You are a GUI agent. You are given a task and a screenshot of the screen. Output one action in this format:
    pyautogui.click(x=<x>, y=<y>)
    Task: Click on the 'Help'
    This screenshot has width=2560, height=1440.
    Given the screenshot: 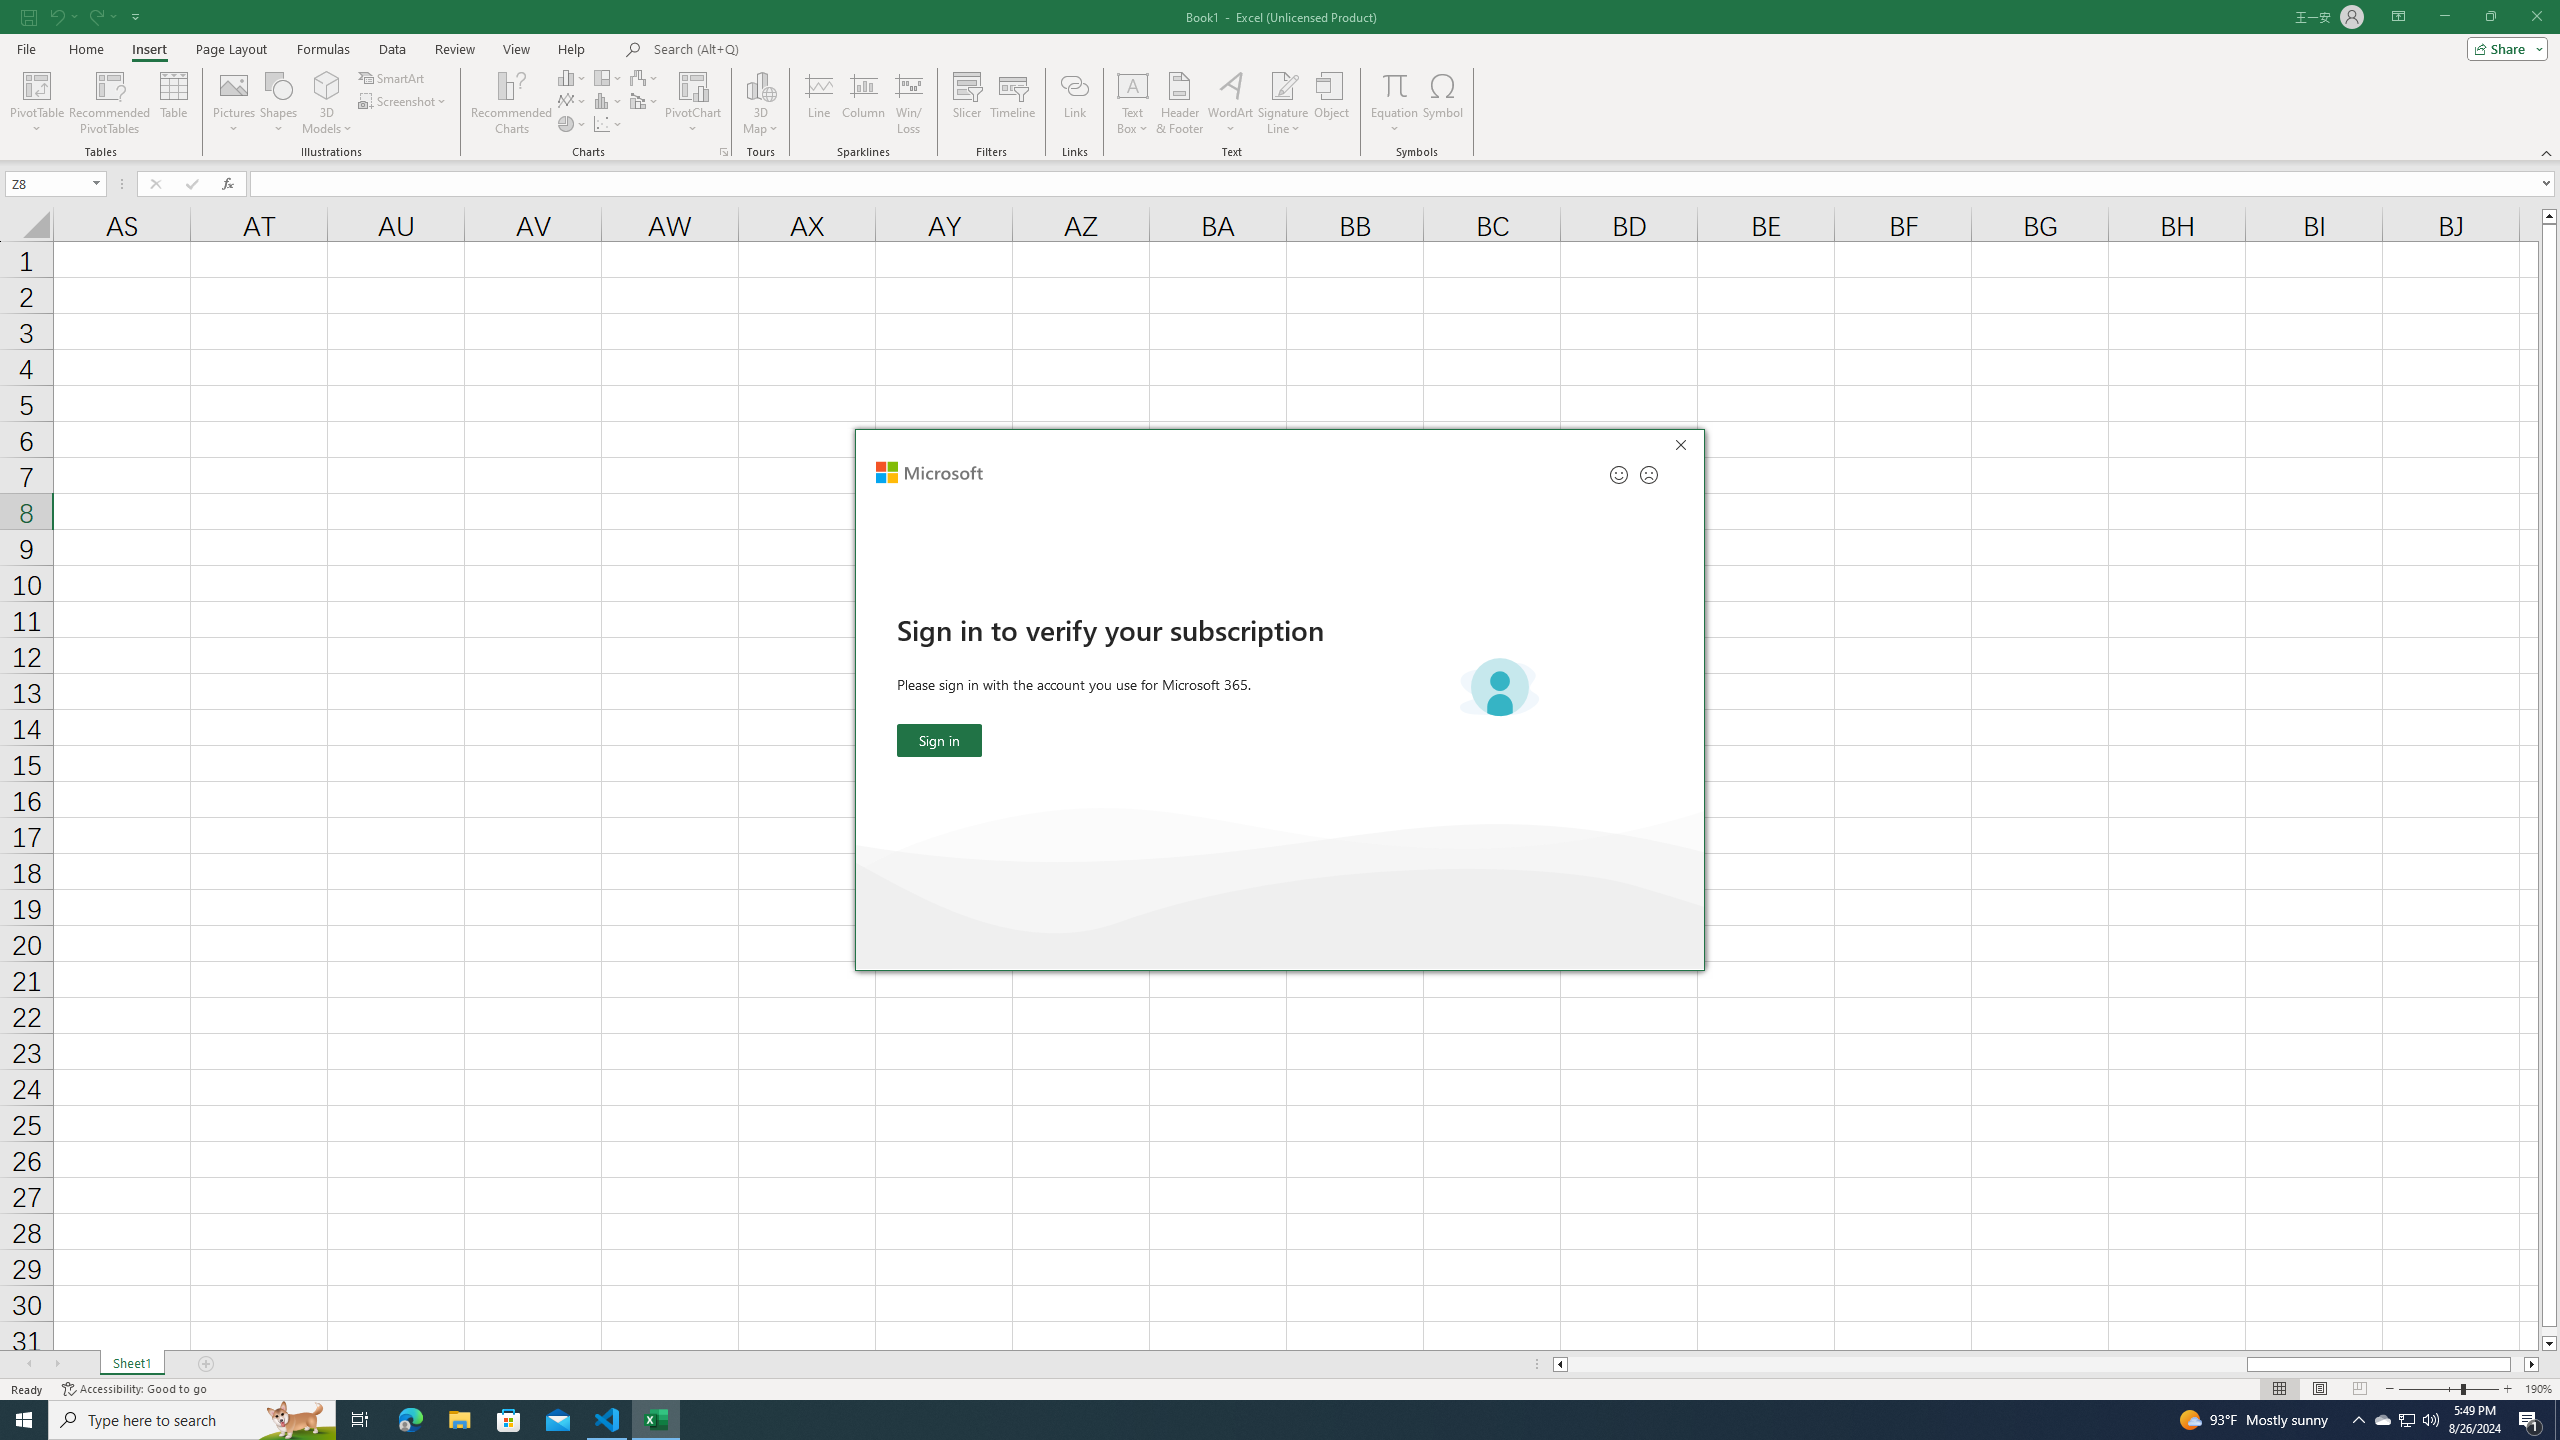 What is the action you would take?
    pyautogui.click(x=571, y=49)
    